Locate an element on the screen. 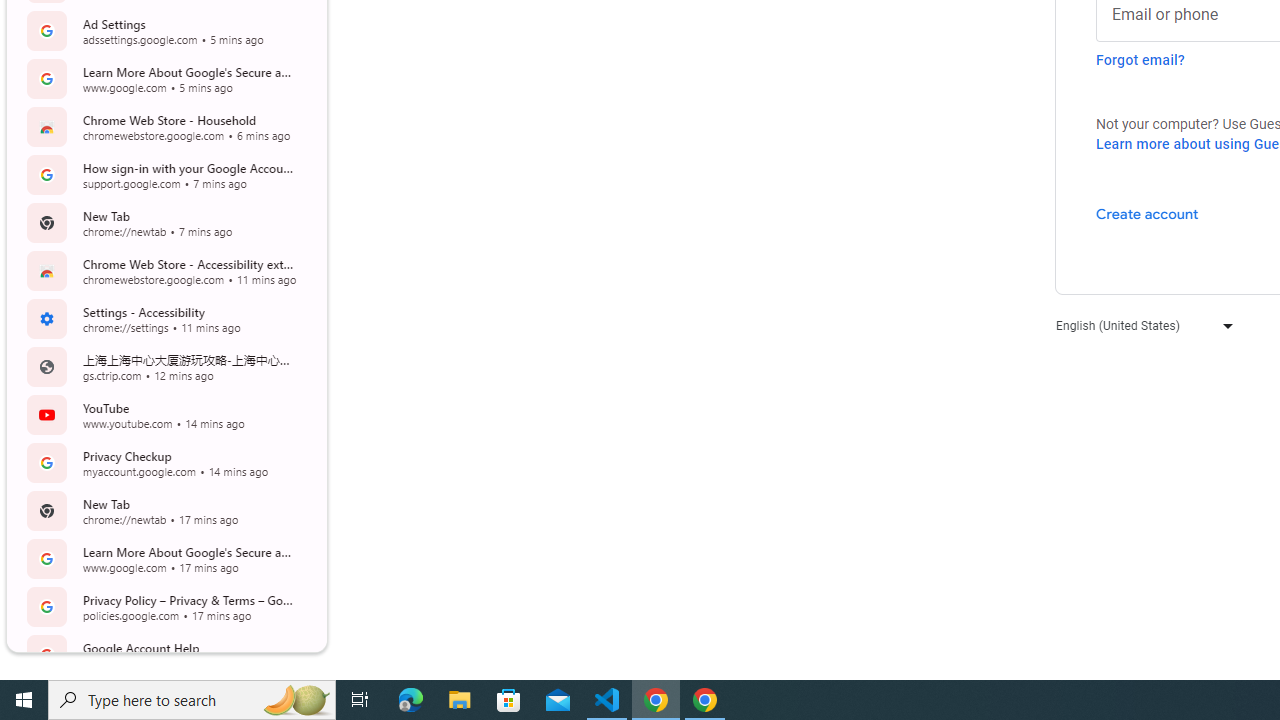  'New Tab newtab 7 mins ago Open Tab' is located at coordinates (164, 222).